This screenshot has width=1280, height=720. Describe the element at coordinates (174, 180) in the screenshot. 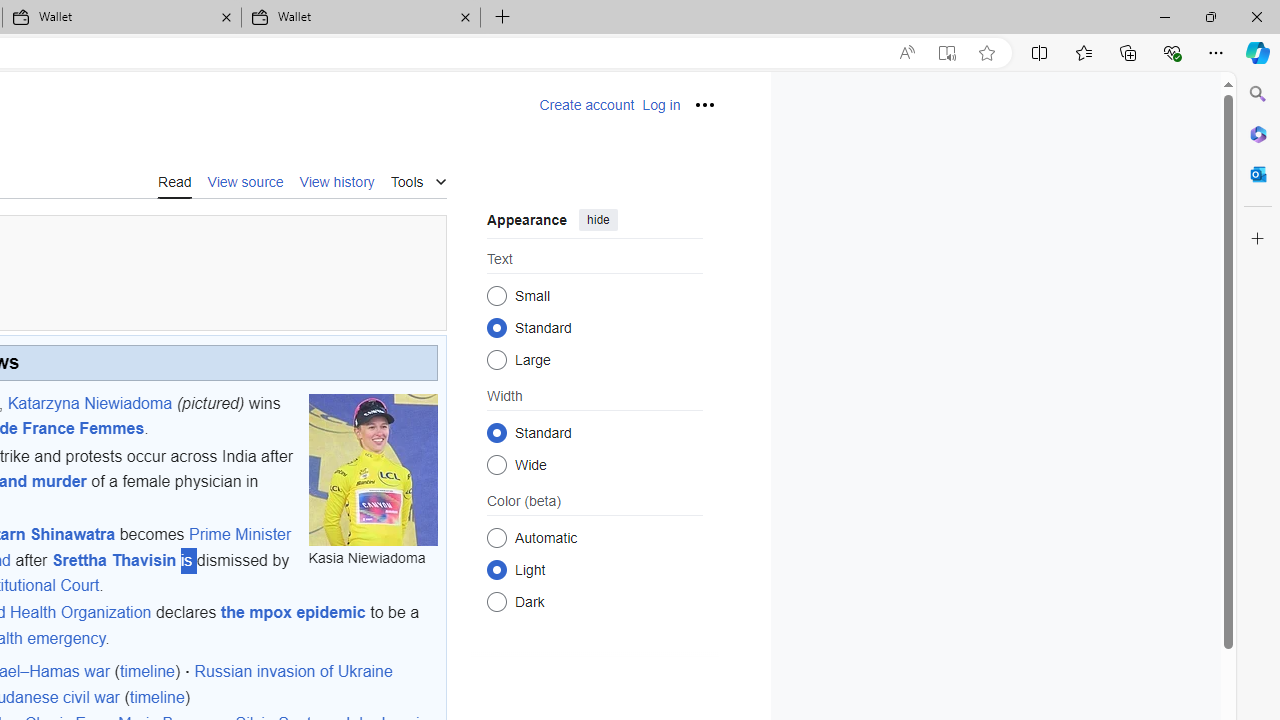

I see `'Read'` at that location.